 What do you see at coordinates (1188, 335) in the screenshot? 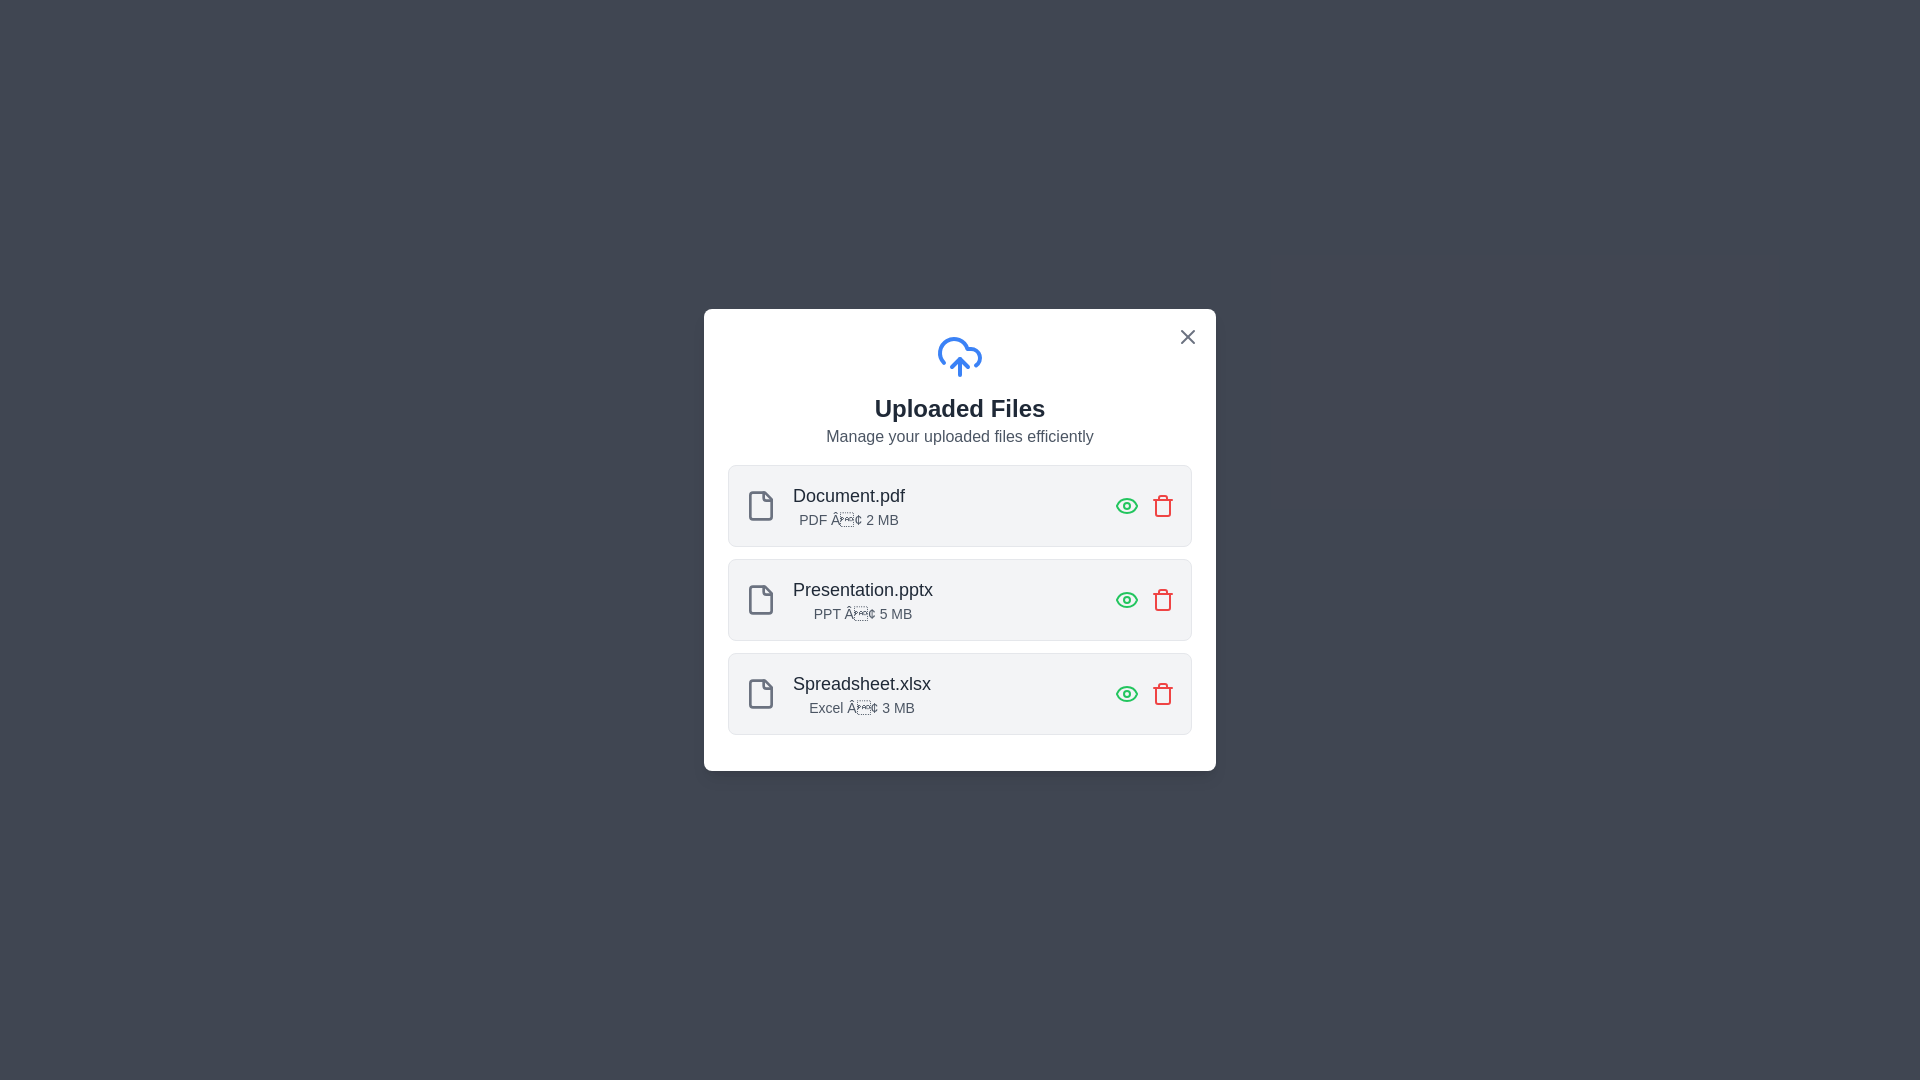
I see `the close button, styled as an 'X' icon, located at the top-right corner of the 'Uploaded Files' modal` at bounding box center [1188, 335].